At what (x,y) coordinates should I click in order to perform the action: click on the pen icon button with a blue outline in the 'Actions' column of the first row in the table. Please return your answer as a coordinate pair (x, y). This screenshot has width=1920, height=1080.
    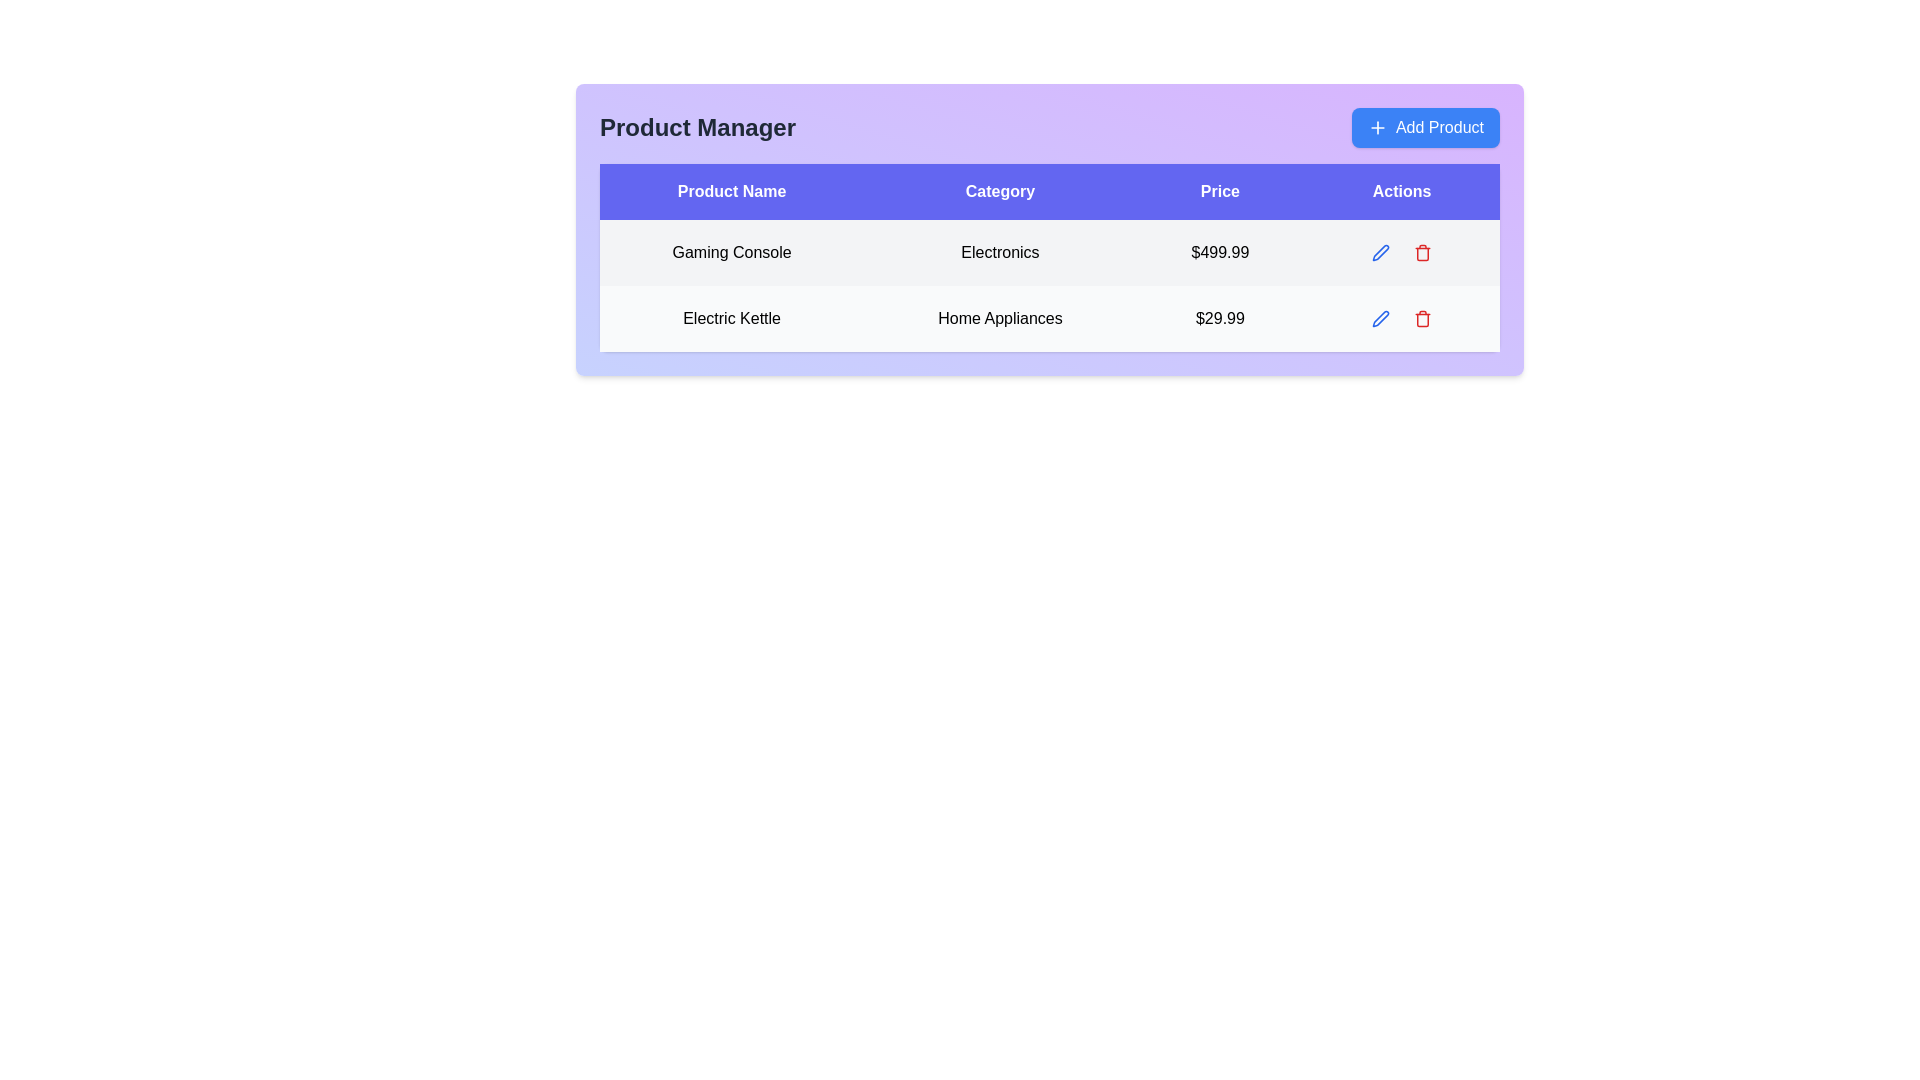
    Looking at the image, I should click on (1380, 318).